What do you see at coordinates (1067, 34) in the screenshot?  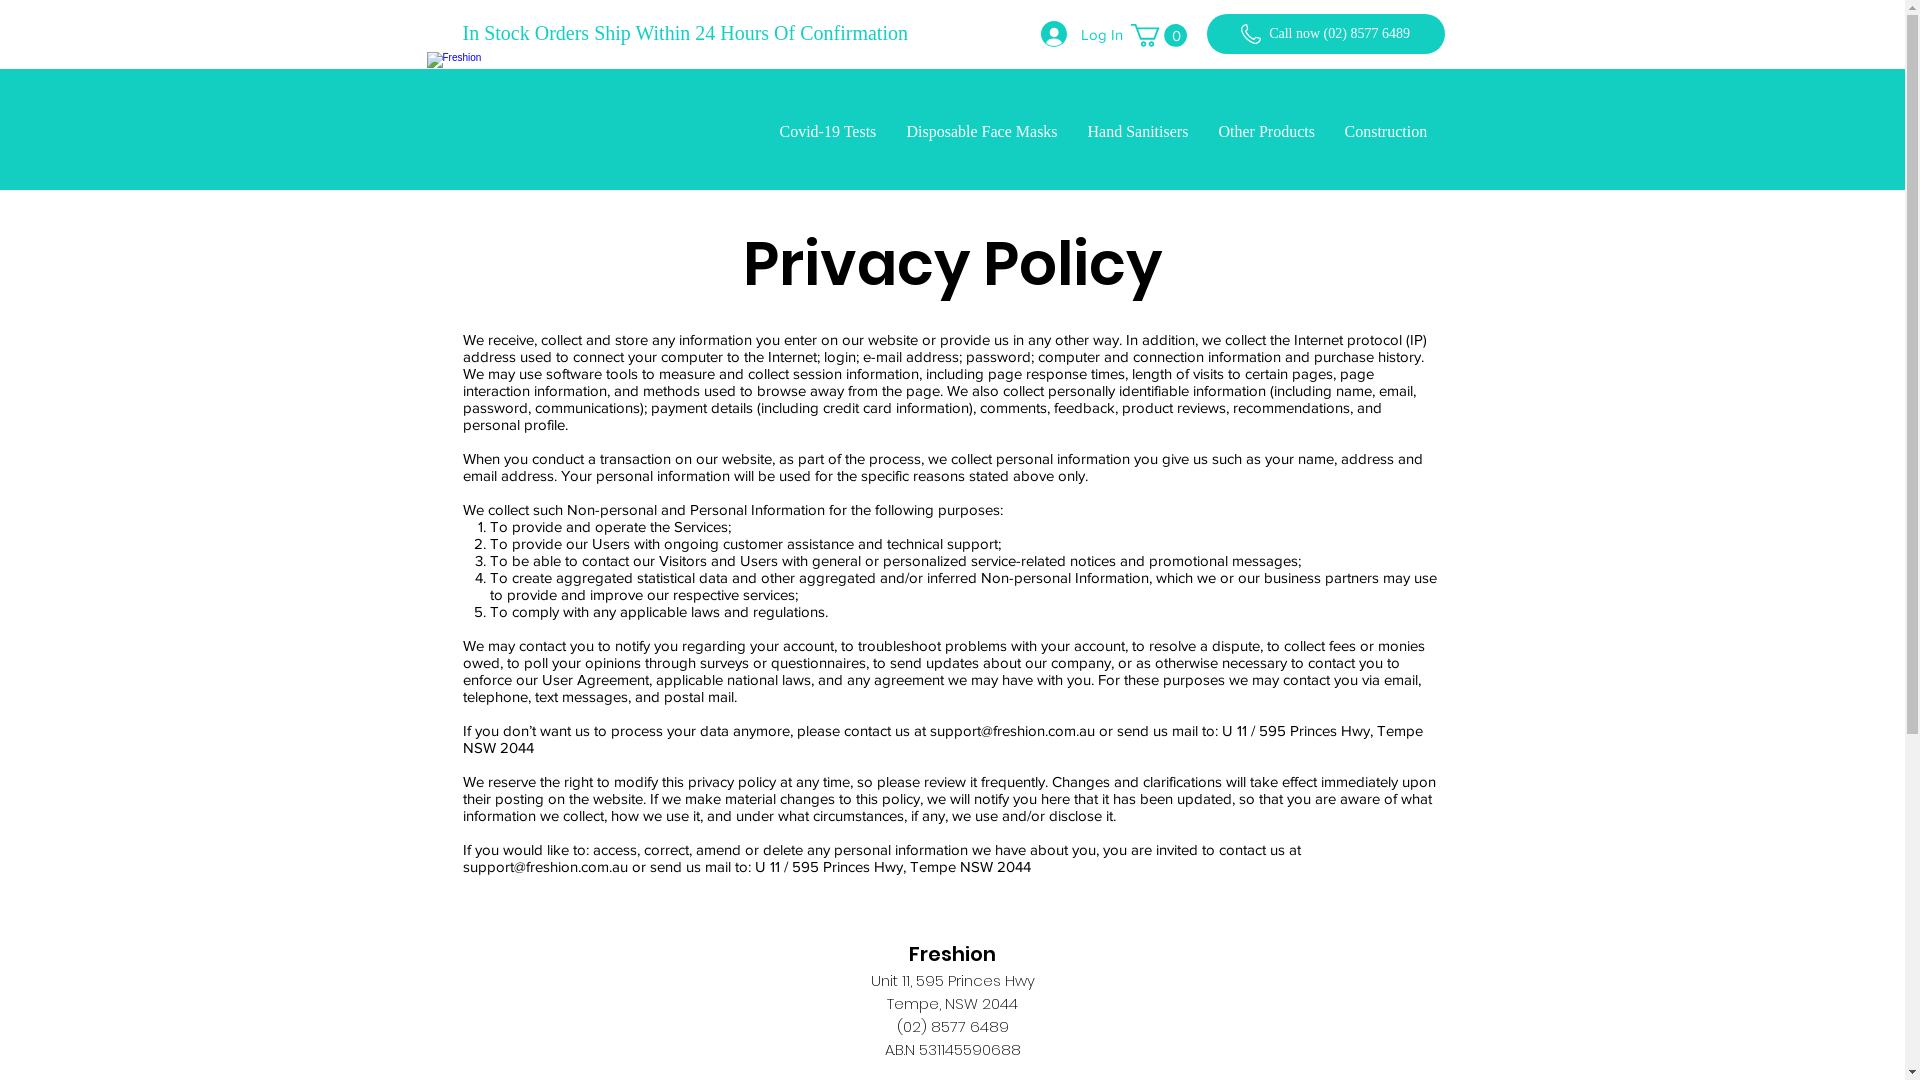 I see `'Log In'` at bounding box center [1067, 34].